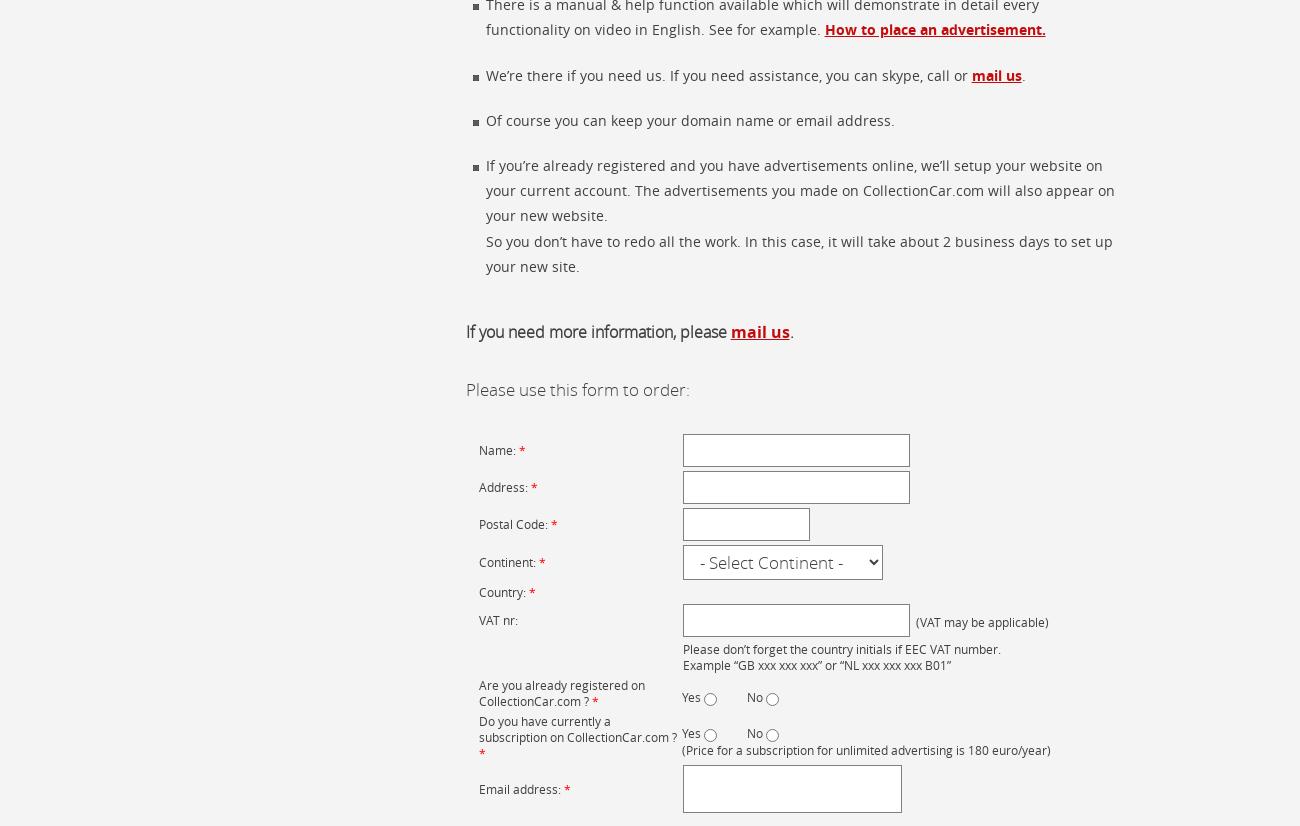 Image resolution: width=1300 pixels, height=826 pixels. What do you see at coordinates (514, 523) in the screenshot?
I see `'Postal Code:'` at bounding box center [514, 523].